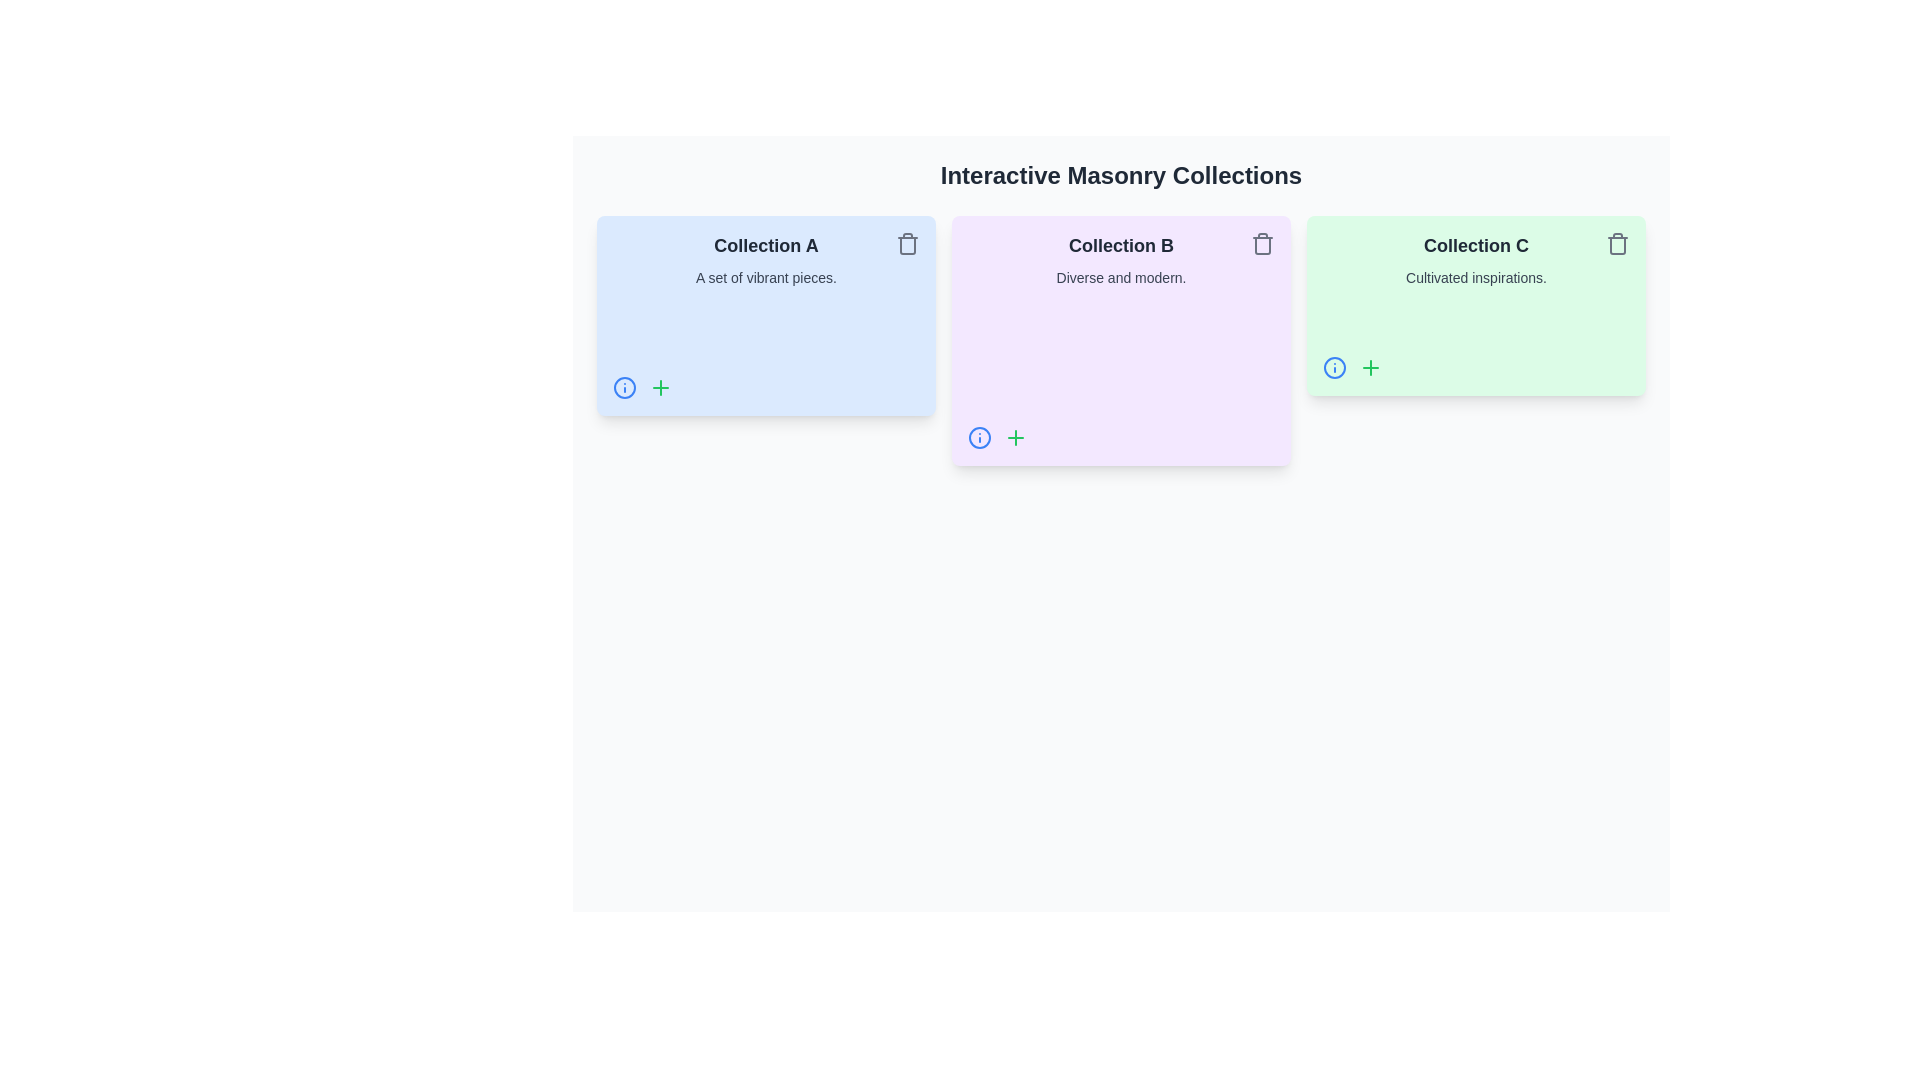 The width and height of the screenshot is (1920, 1080). I want to click on descriptive subtitle text located directly below the 'Collection A' label in the first card of the horizontal list, so click(765, 277).